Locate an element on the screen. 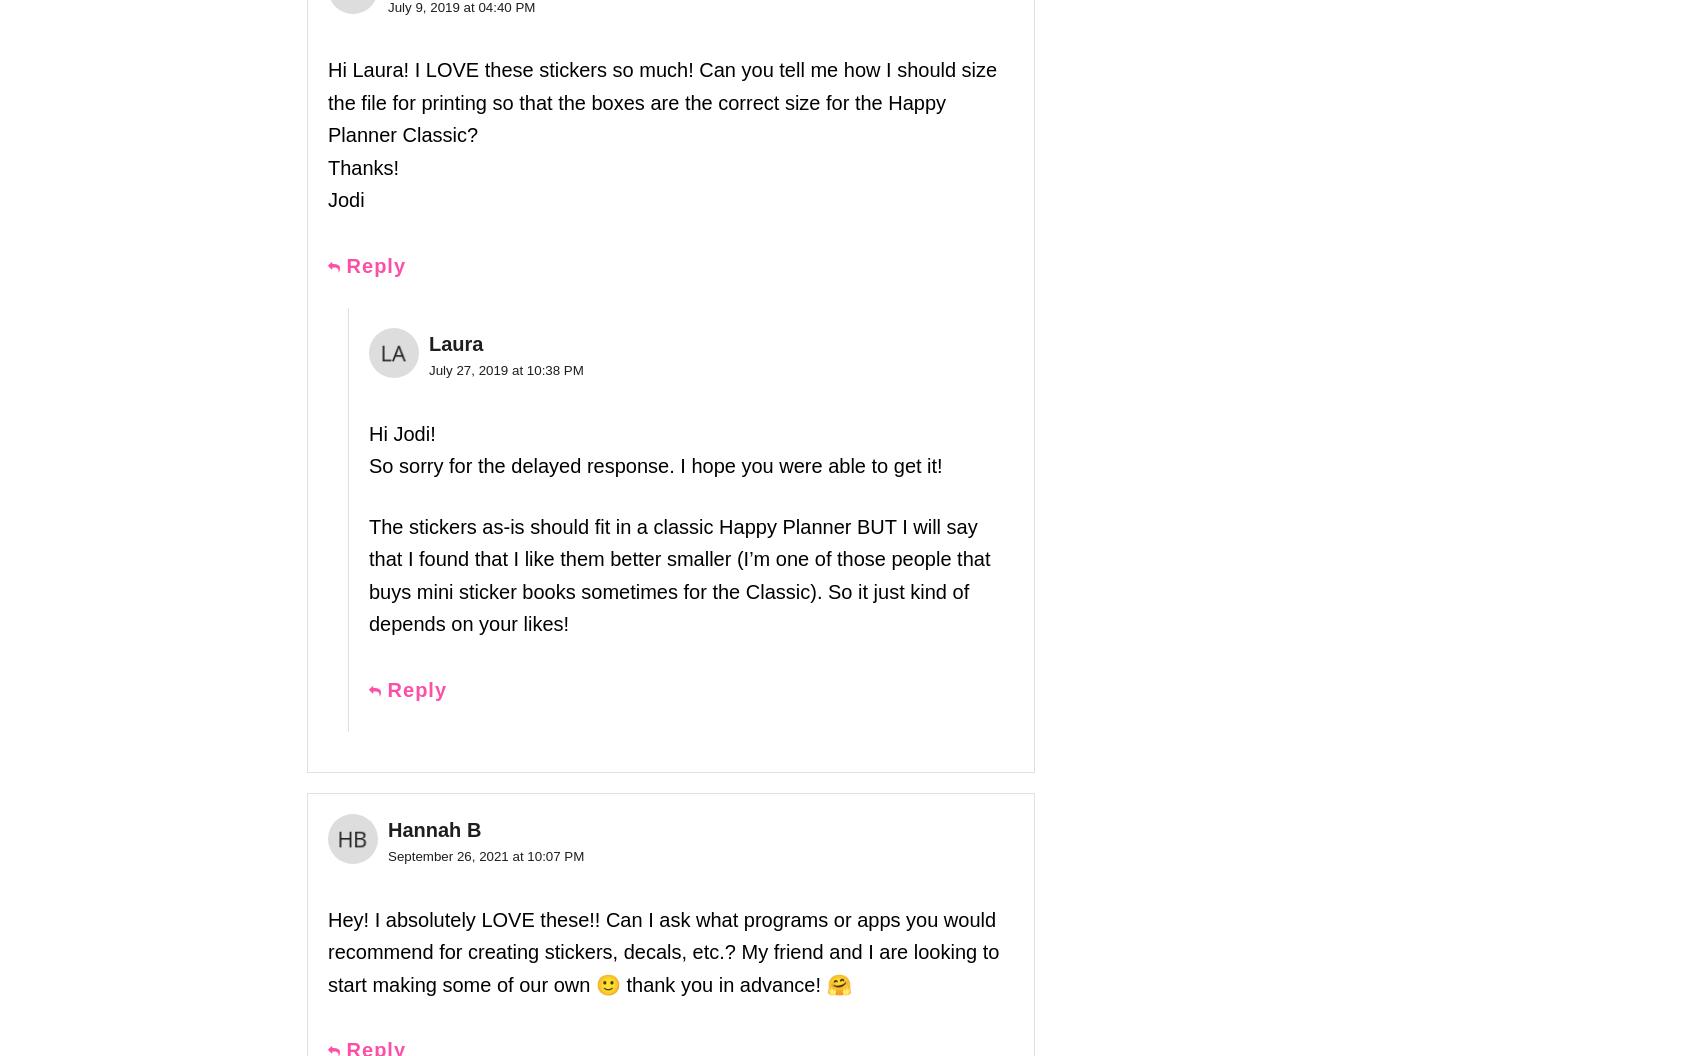 The width and height of the screenshot is (1692, 1056). 'Hi Jodi!' is located at coordinates (402, 432).